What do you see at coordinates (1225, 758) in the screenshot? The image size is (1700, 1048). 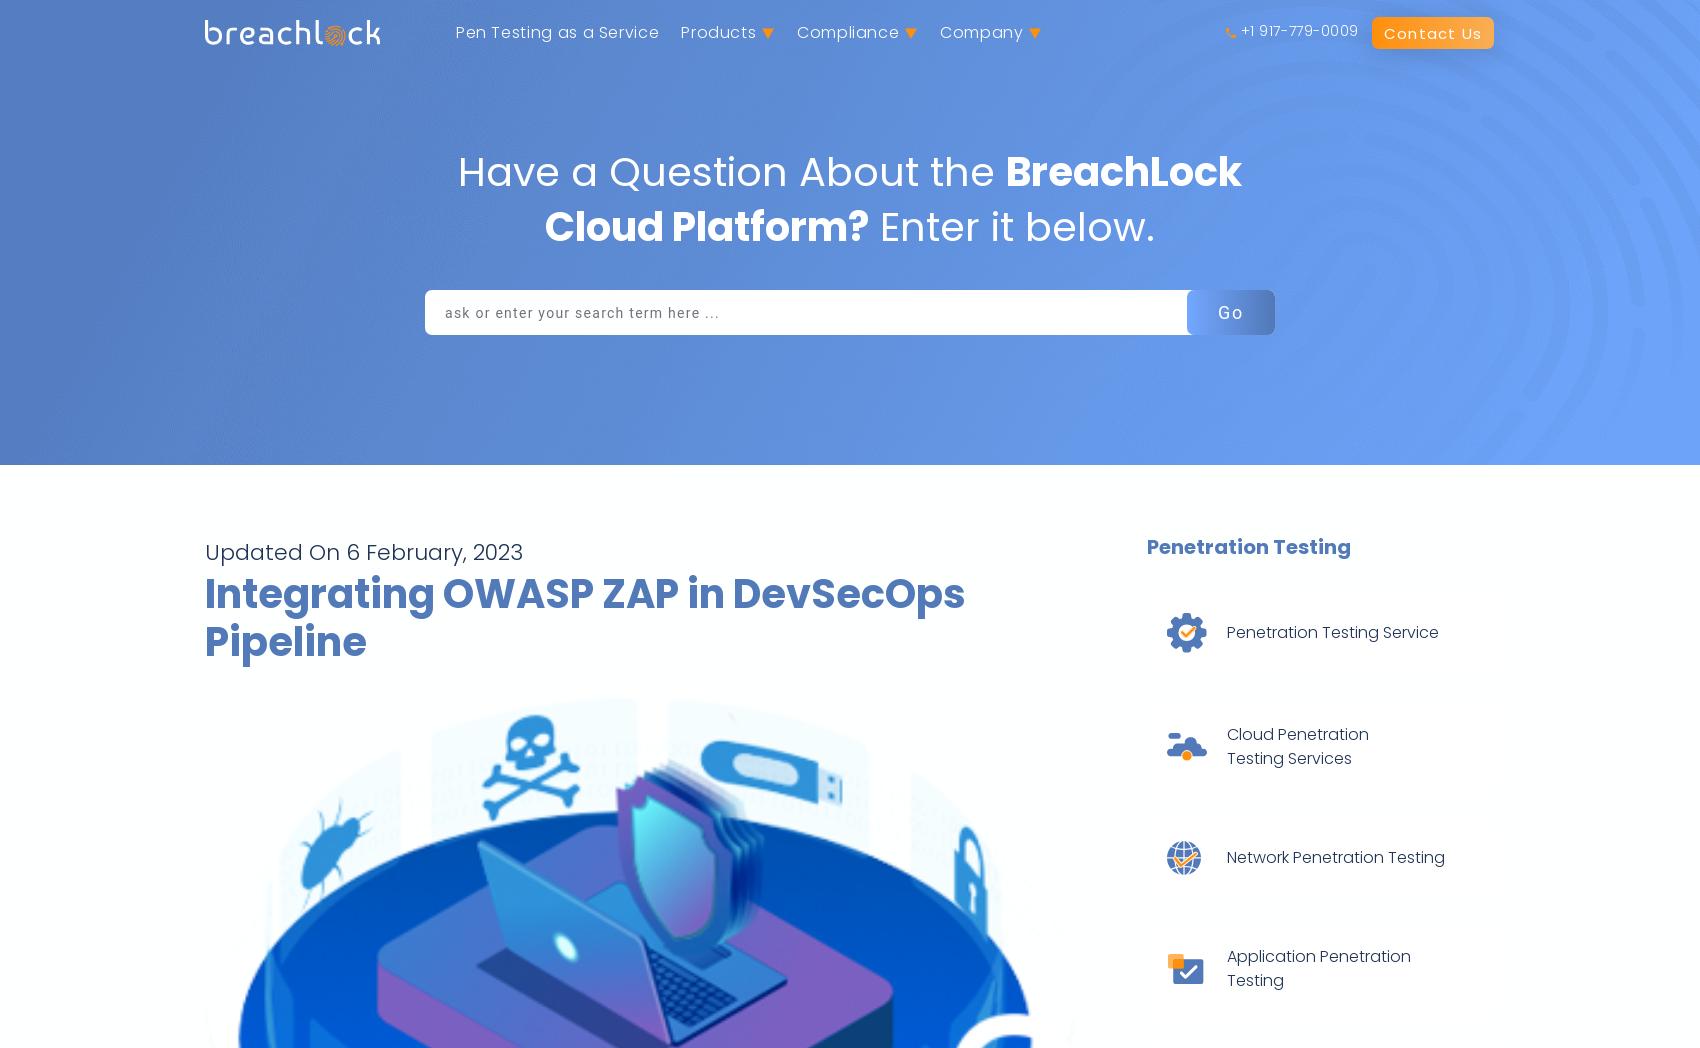 I see `'Testing Services'` at bounding box center [1225, 758].